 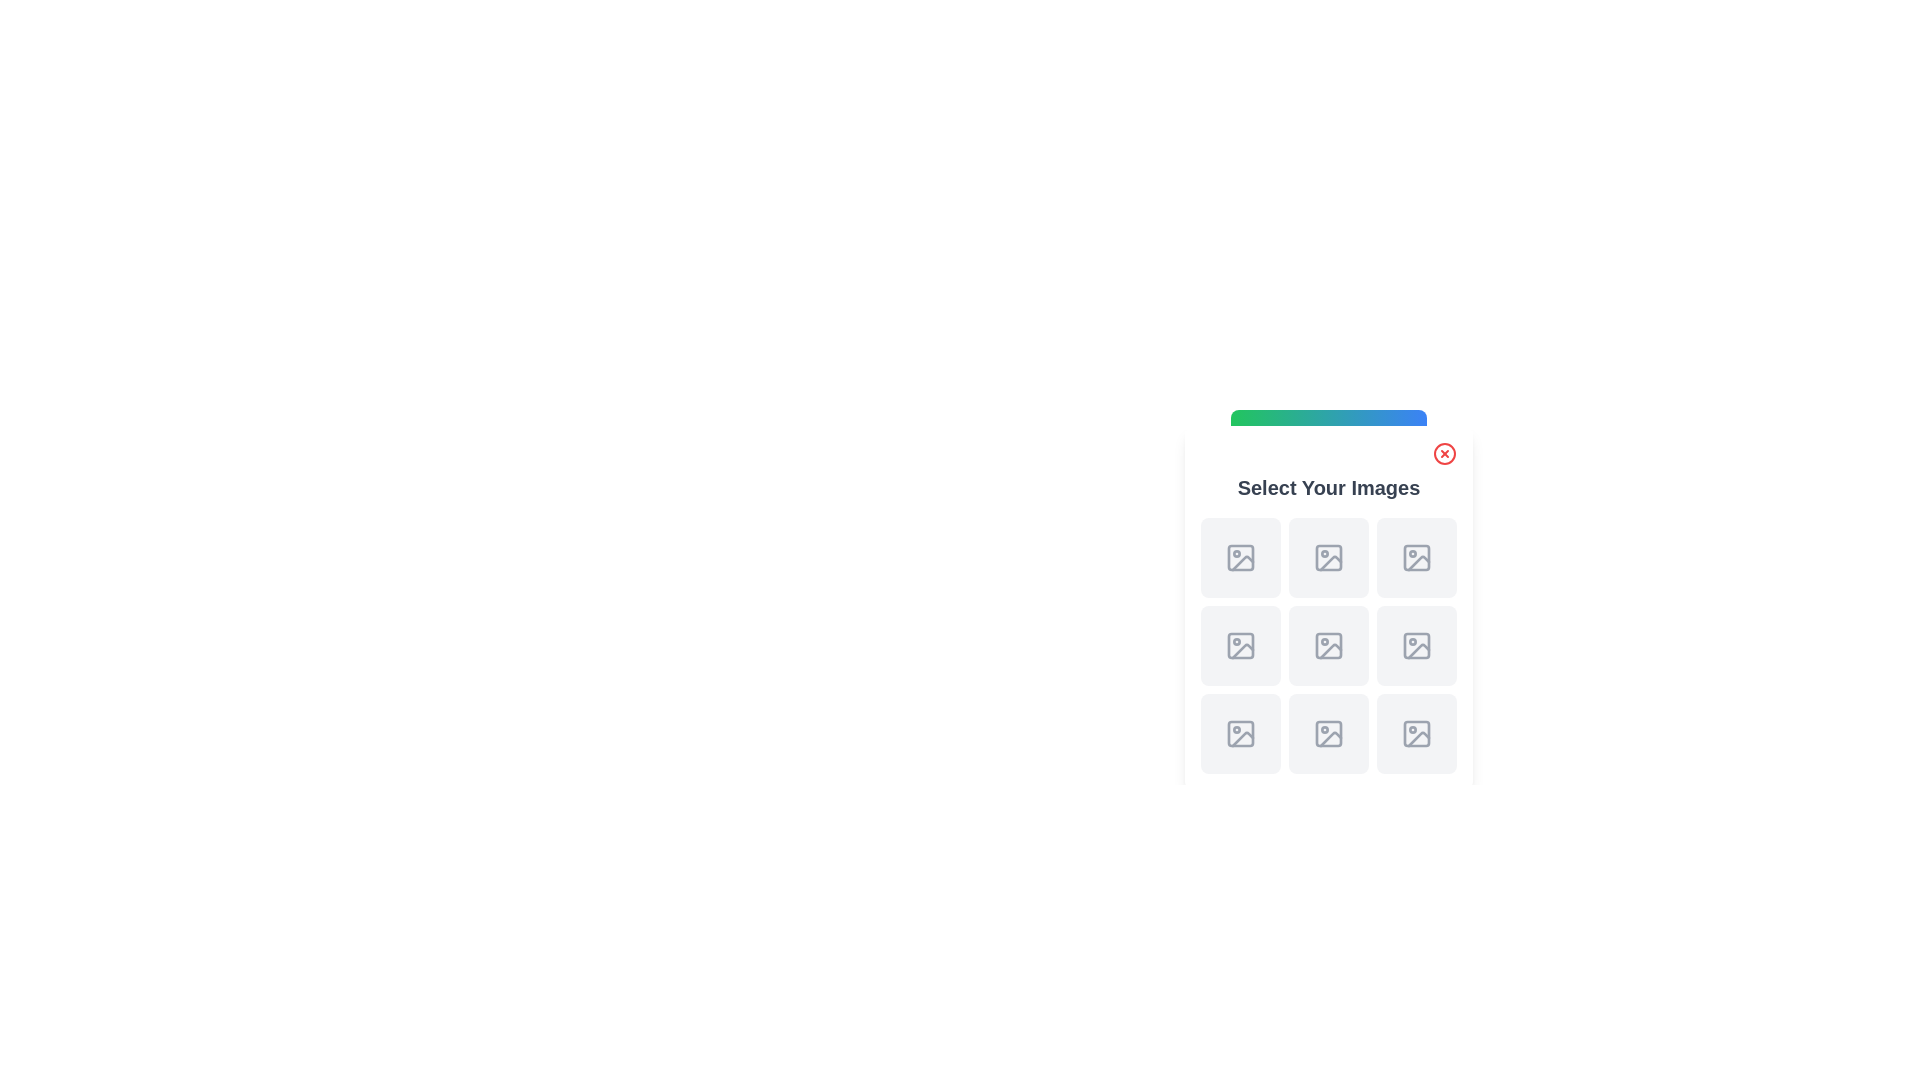 I want to click on the close button located in the top-right corner of the 'Select Your Images' modal dialog, so click(x=1444, y=454).